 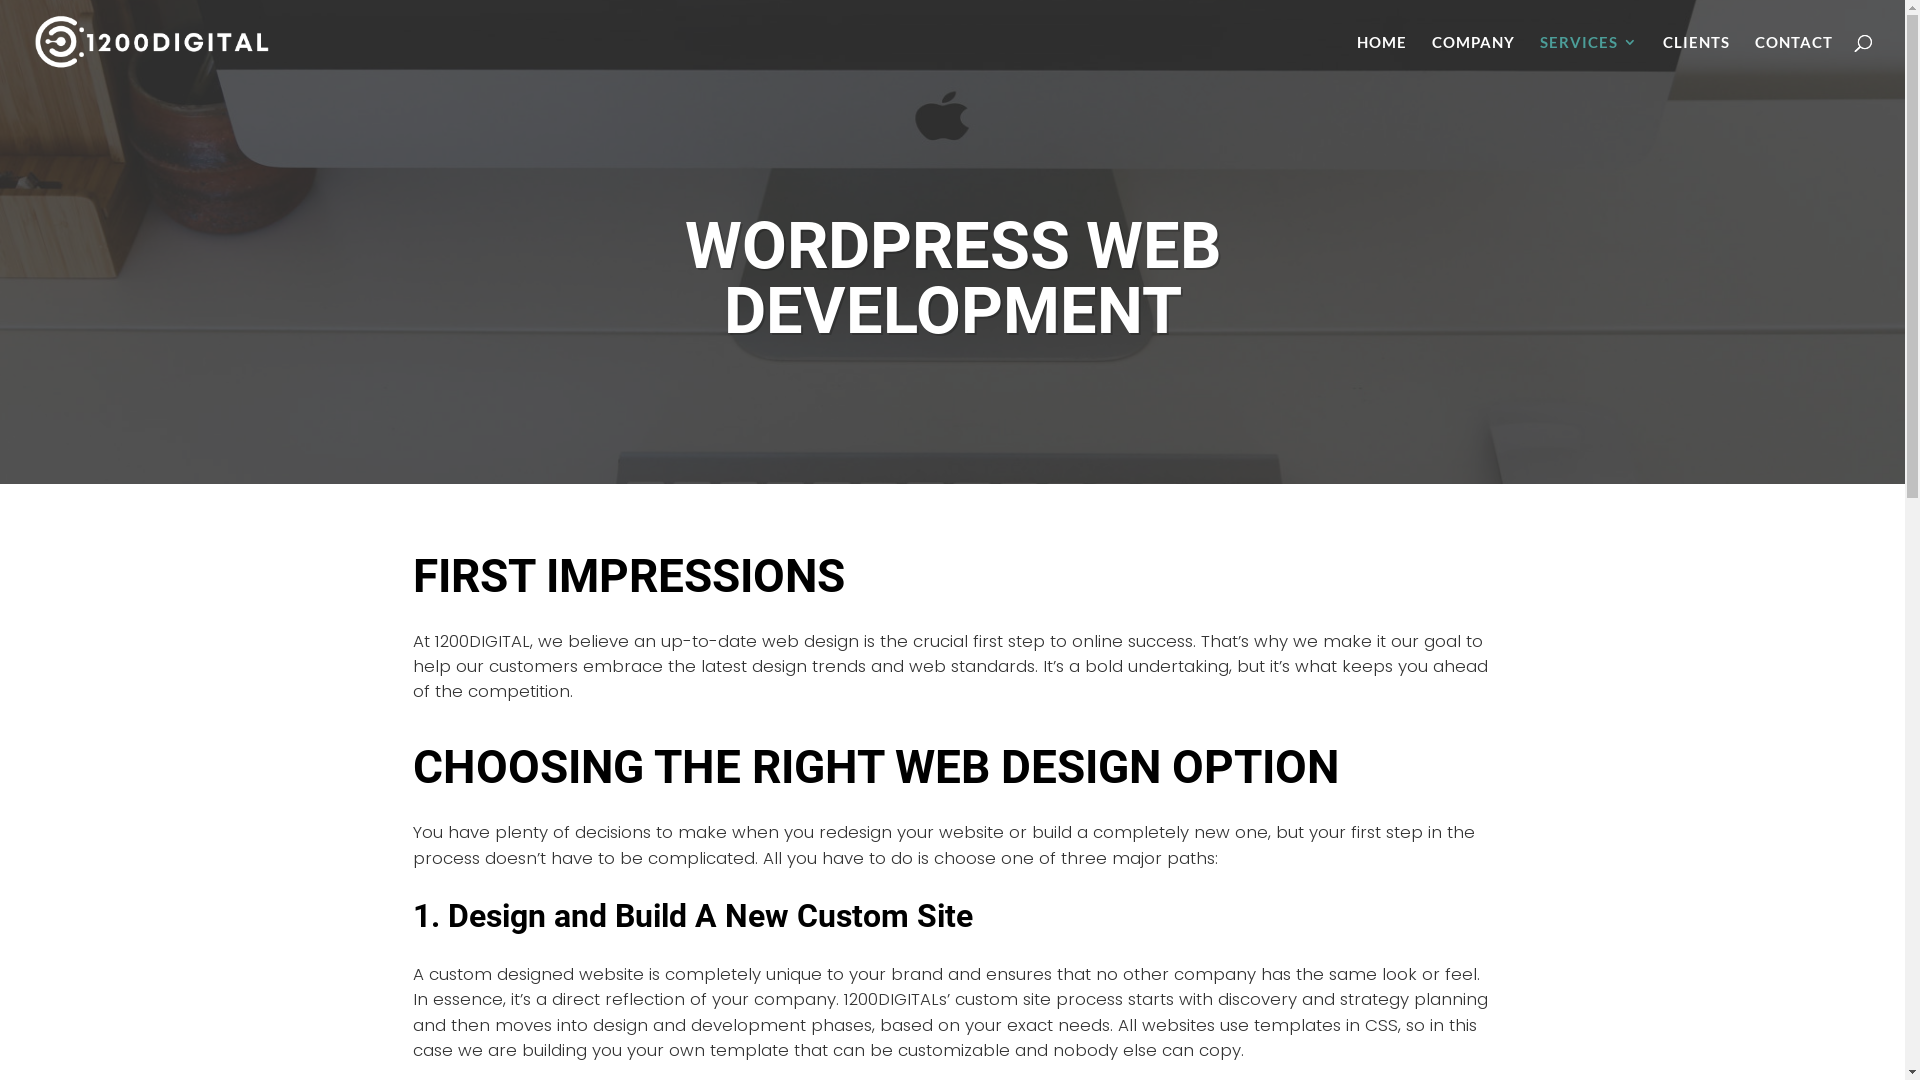 What do you see at coordinates (1794, 58) in the screenshot?
I see `'CONTACT'` at bounding box center [1794, 58].